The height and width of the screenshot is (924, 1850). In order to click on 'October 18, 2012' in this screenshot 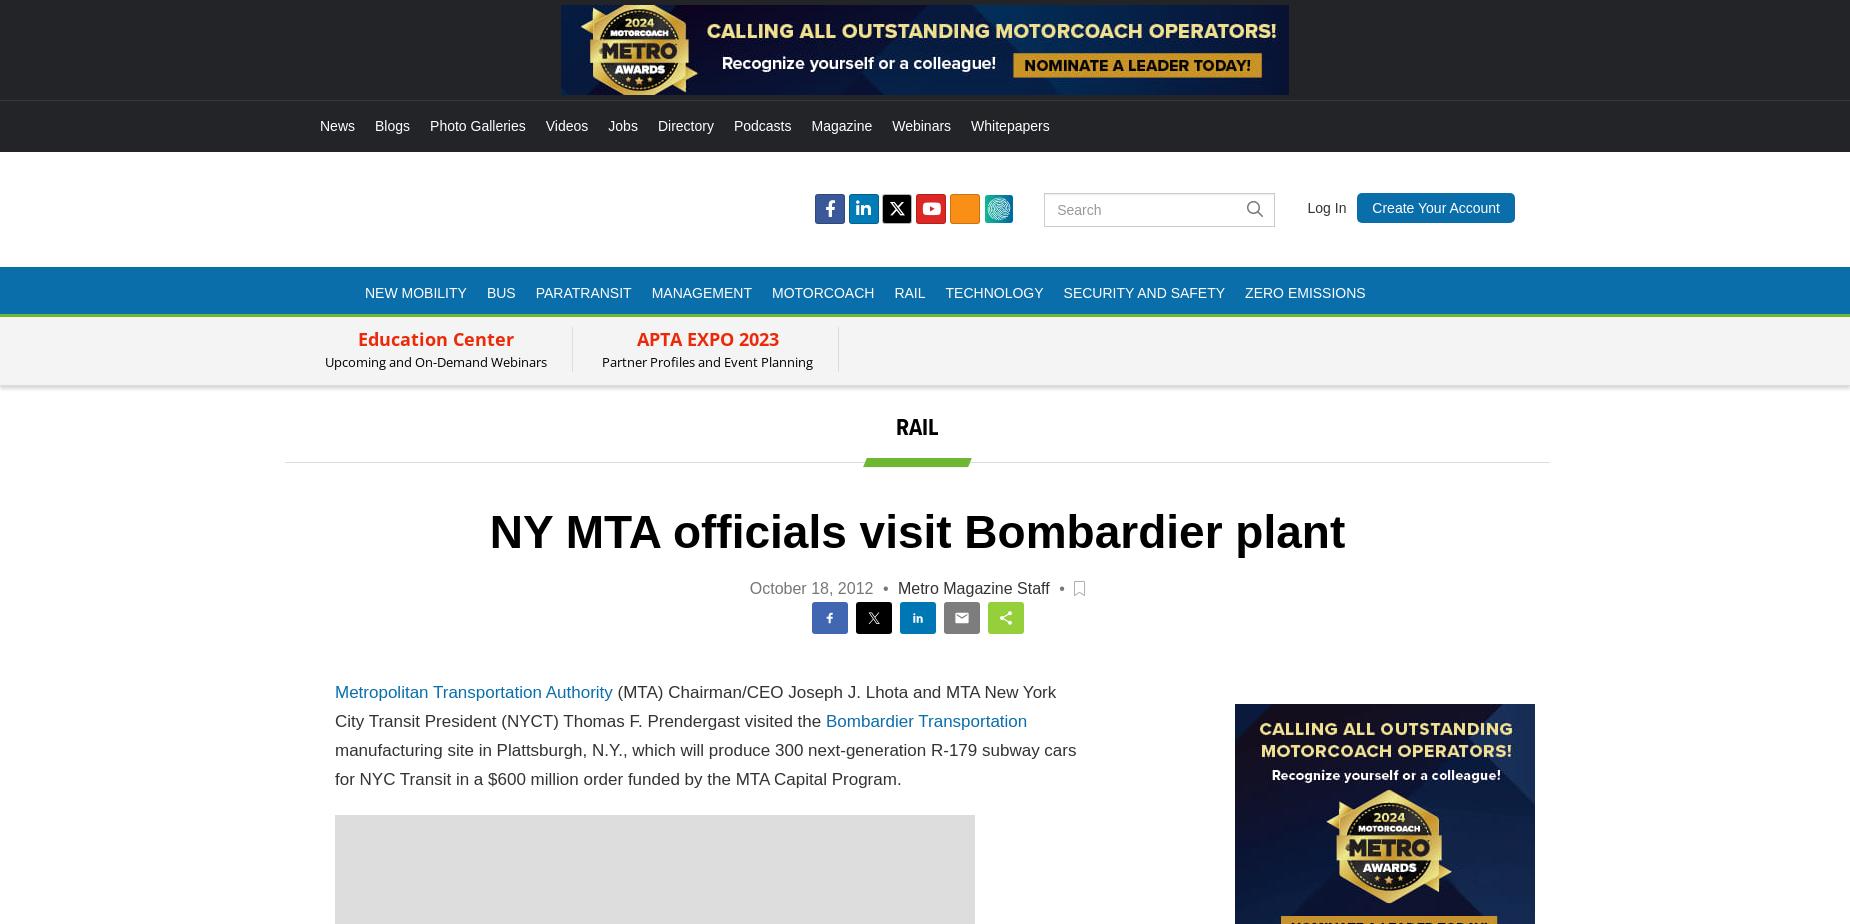, I will do `click(749, 588)`.